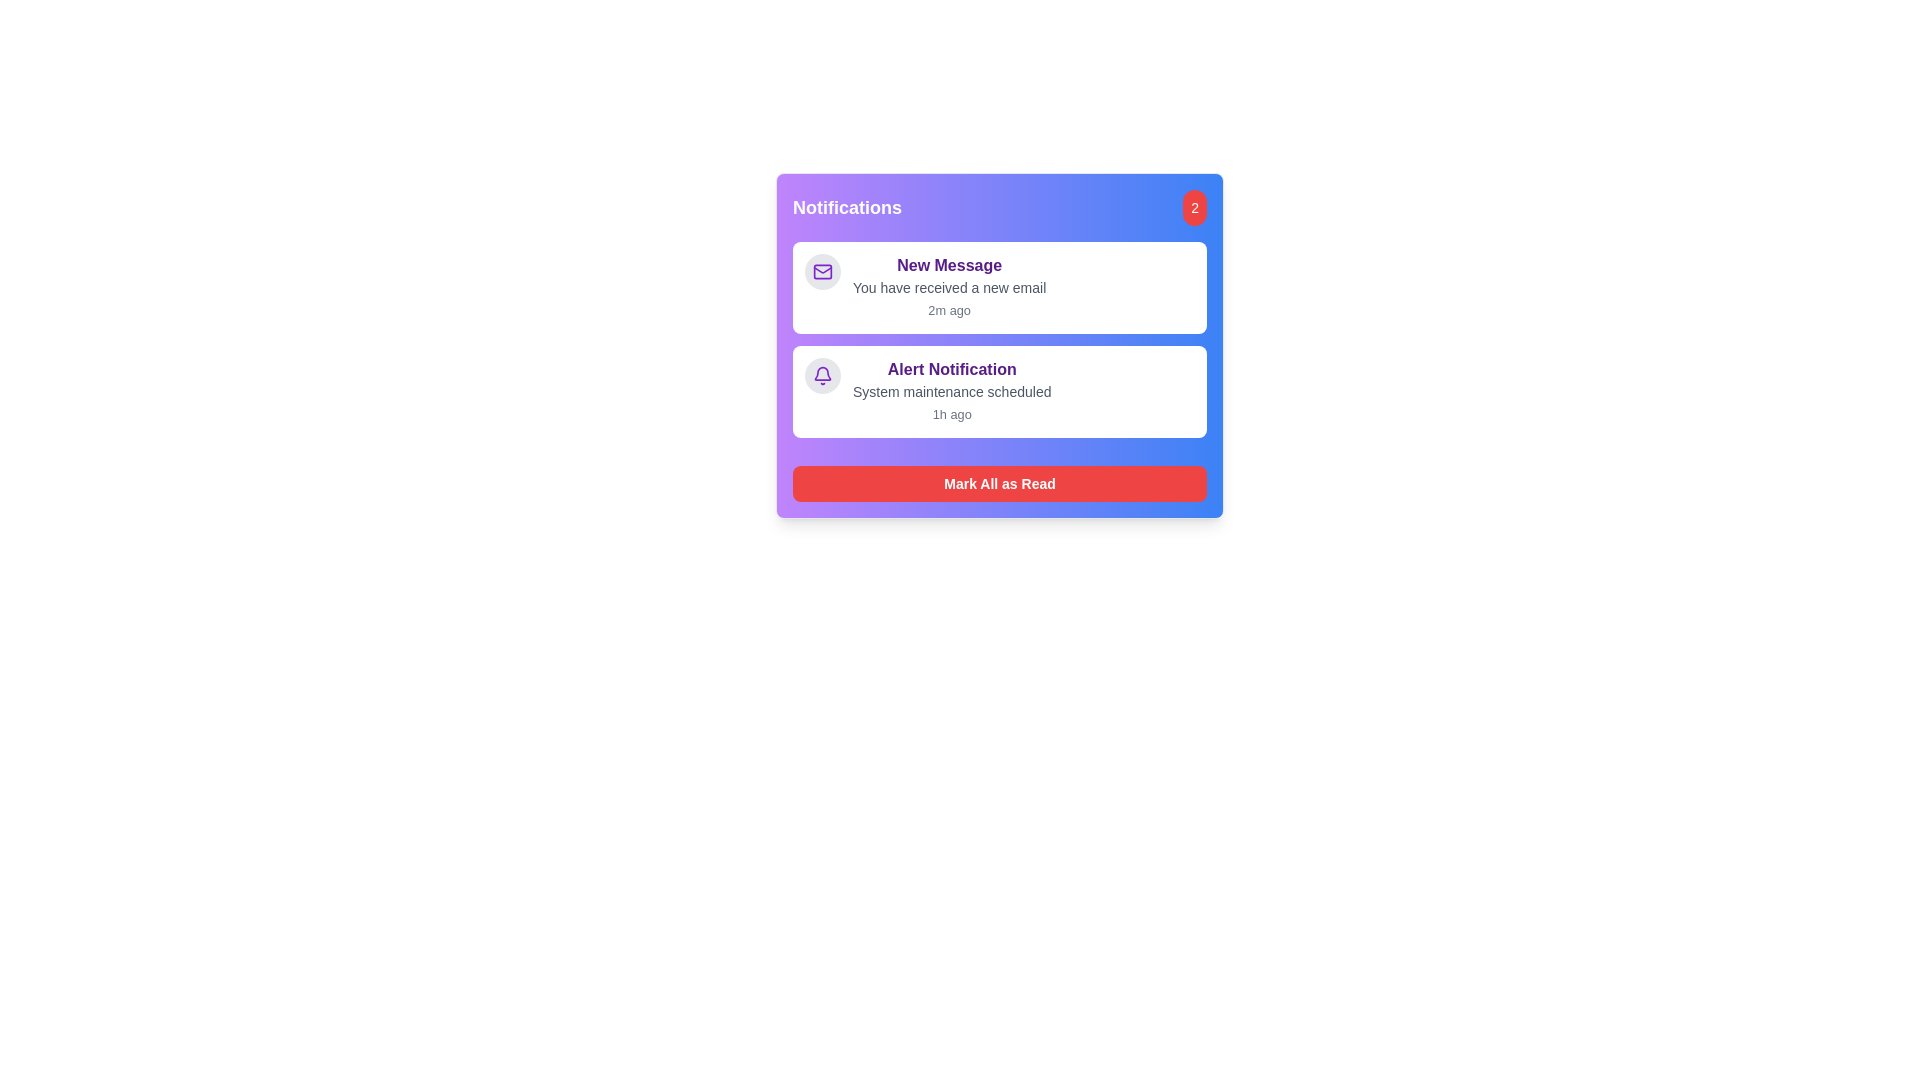  Describe the element at coordinates (951, 392) in the screenshot. I see `the Notification block that contains the alert titled 'Alert Notification', detailing 'System maintenance scheduled' which occurred '1h ago'` at that location.